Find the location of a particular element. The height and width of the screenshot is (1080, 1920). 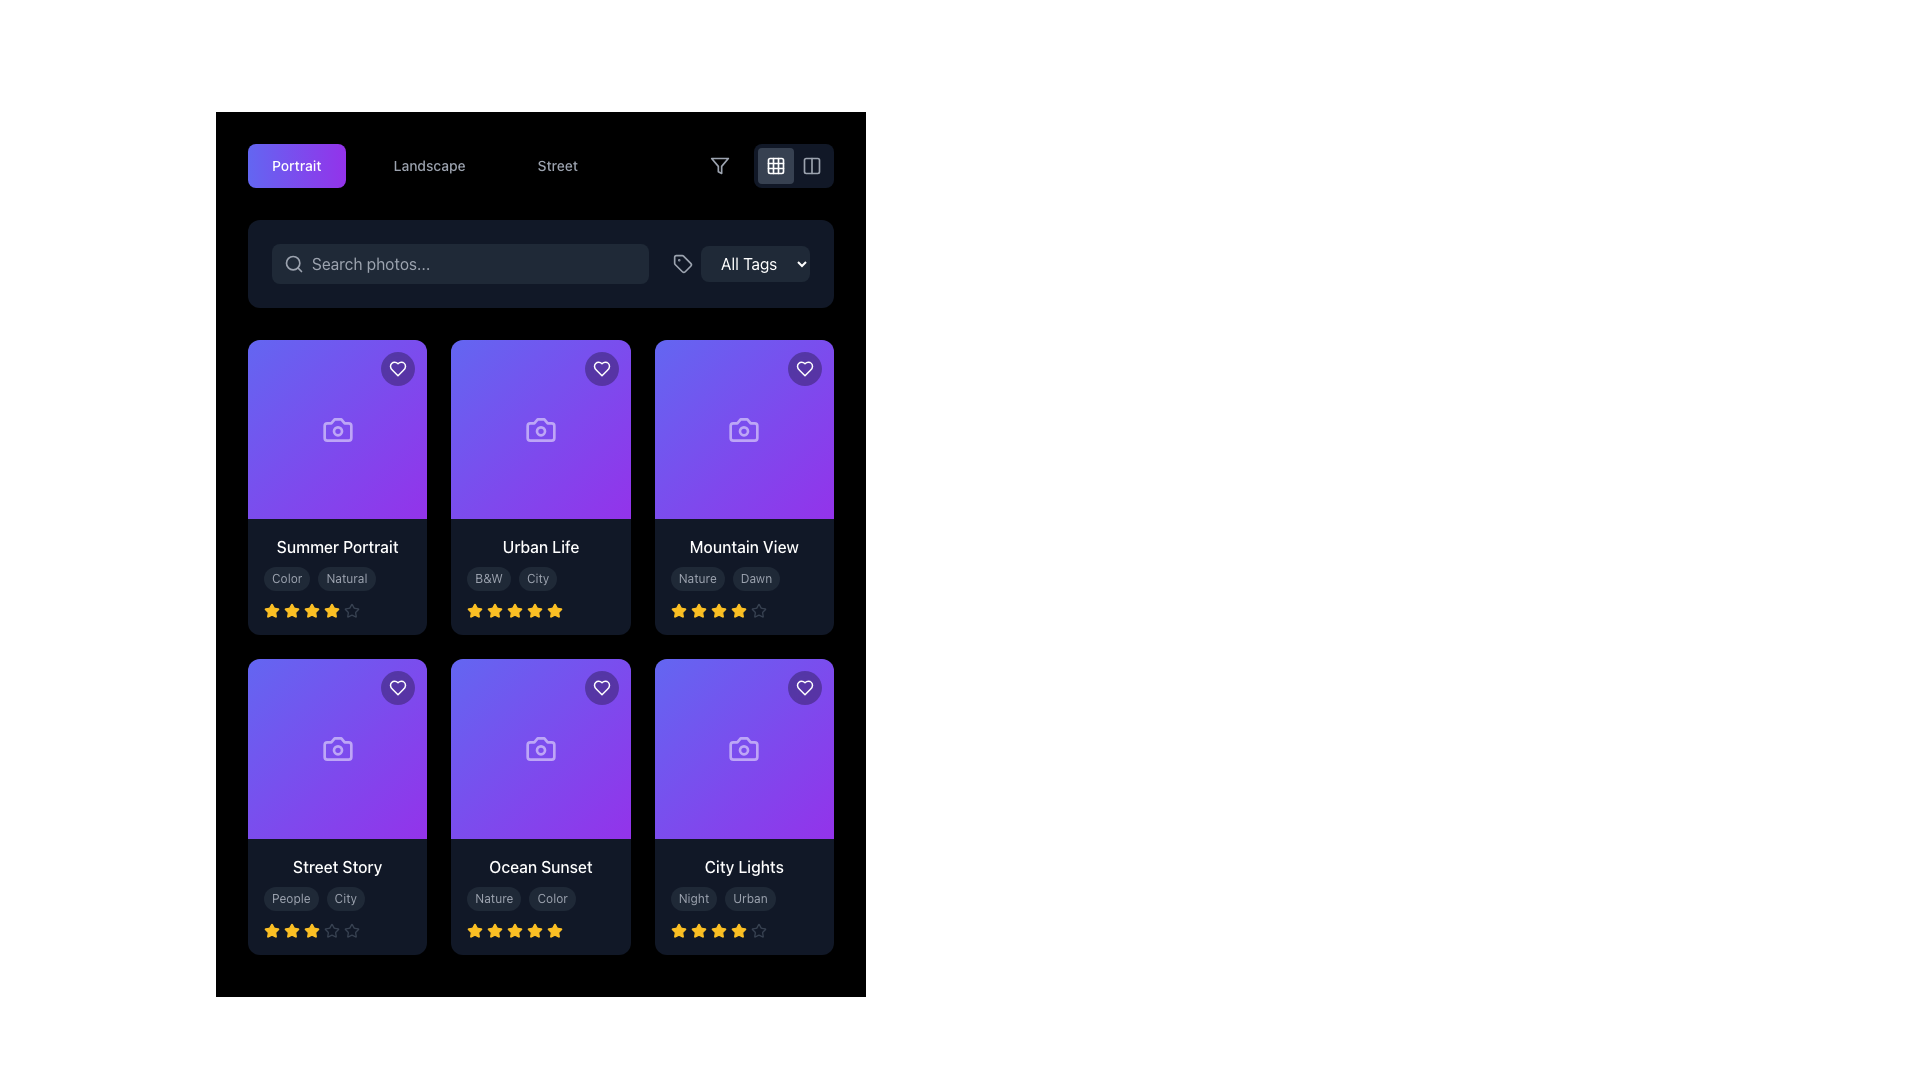

the fourth star-shaped rating icon for the media item 'Ocean Sunset', which is located in the second row of the list is located at coordinates (515, 930).